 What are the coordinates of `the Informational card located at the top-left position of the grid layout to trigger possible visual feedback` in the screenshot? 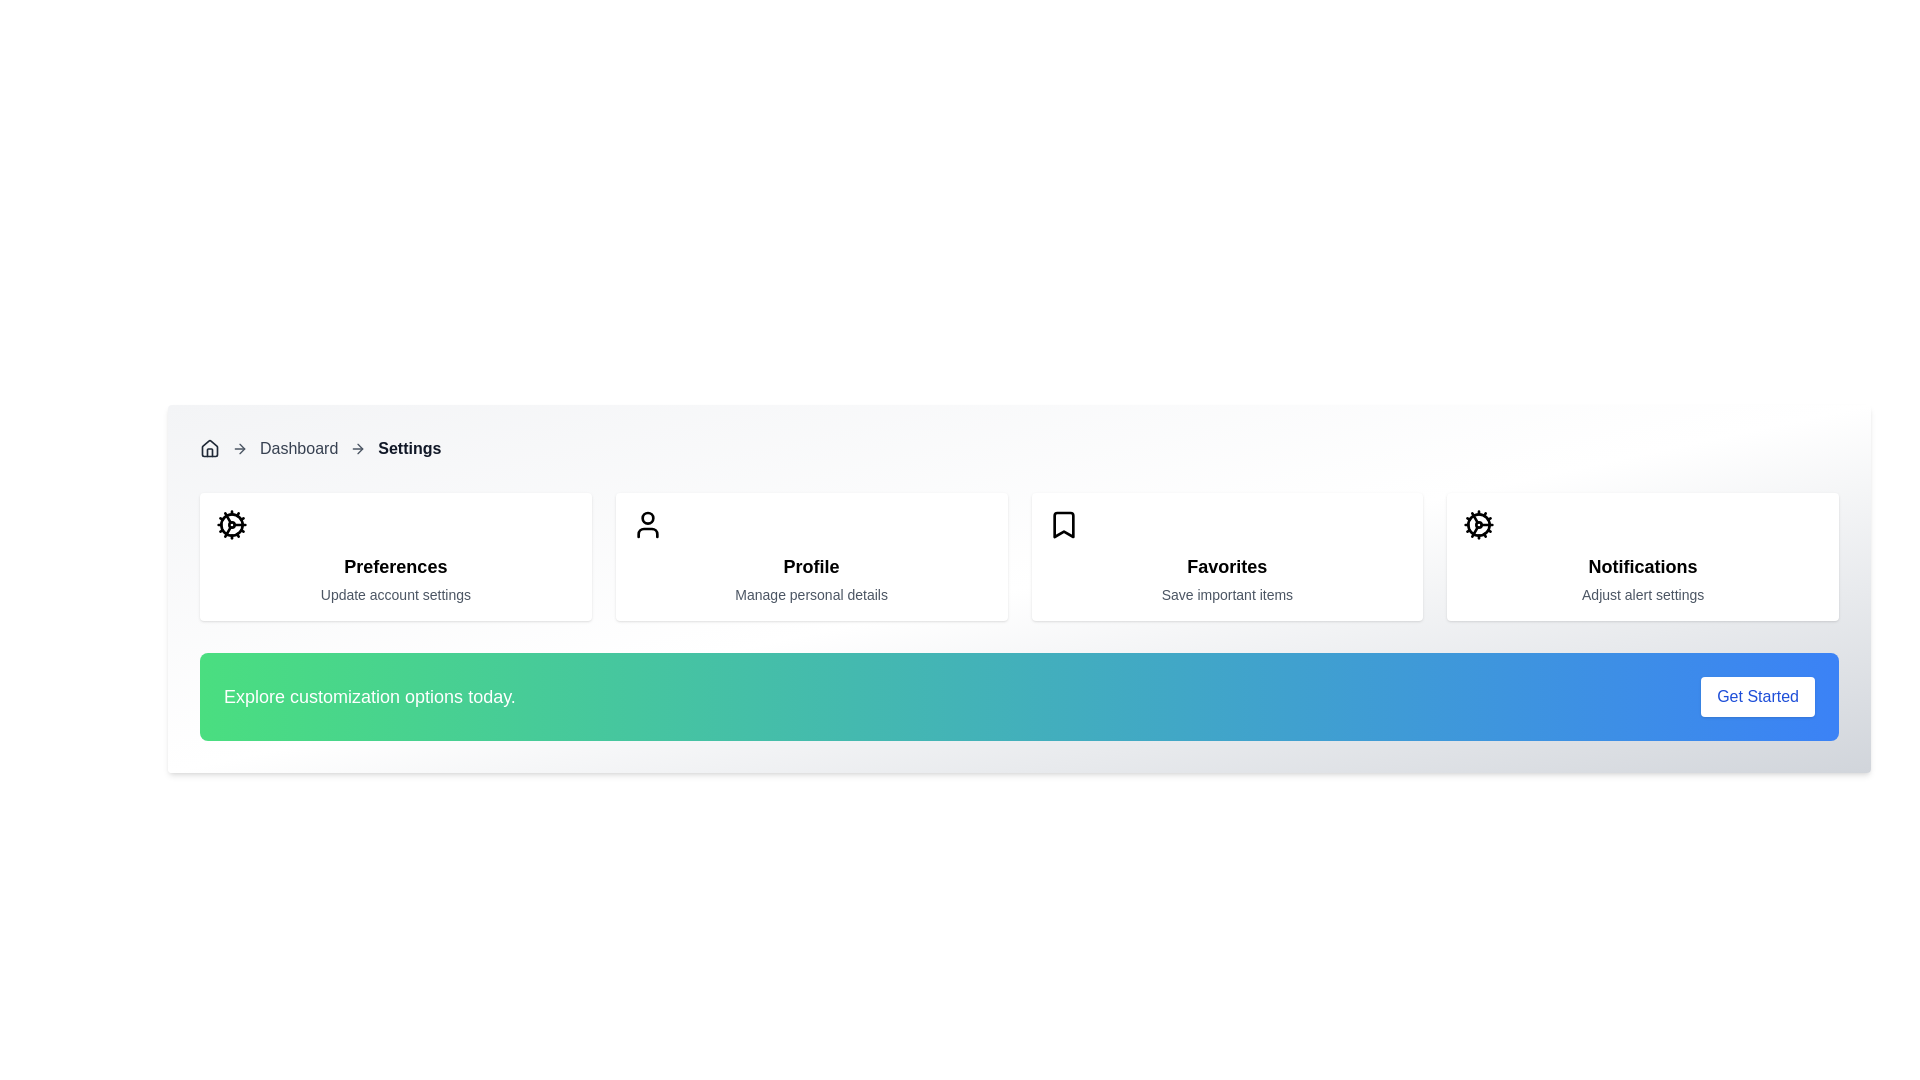 It's located at (395, 556).